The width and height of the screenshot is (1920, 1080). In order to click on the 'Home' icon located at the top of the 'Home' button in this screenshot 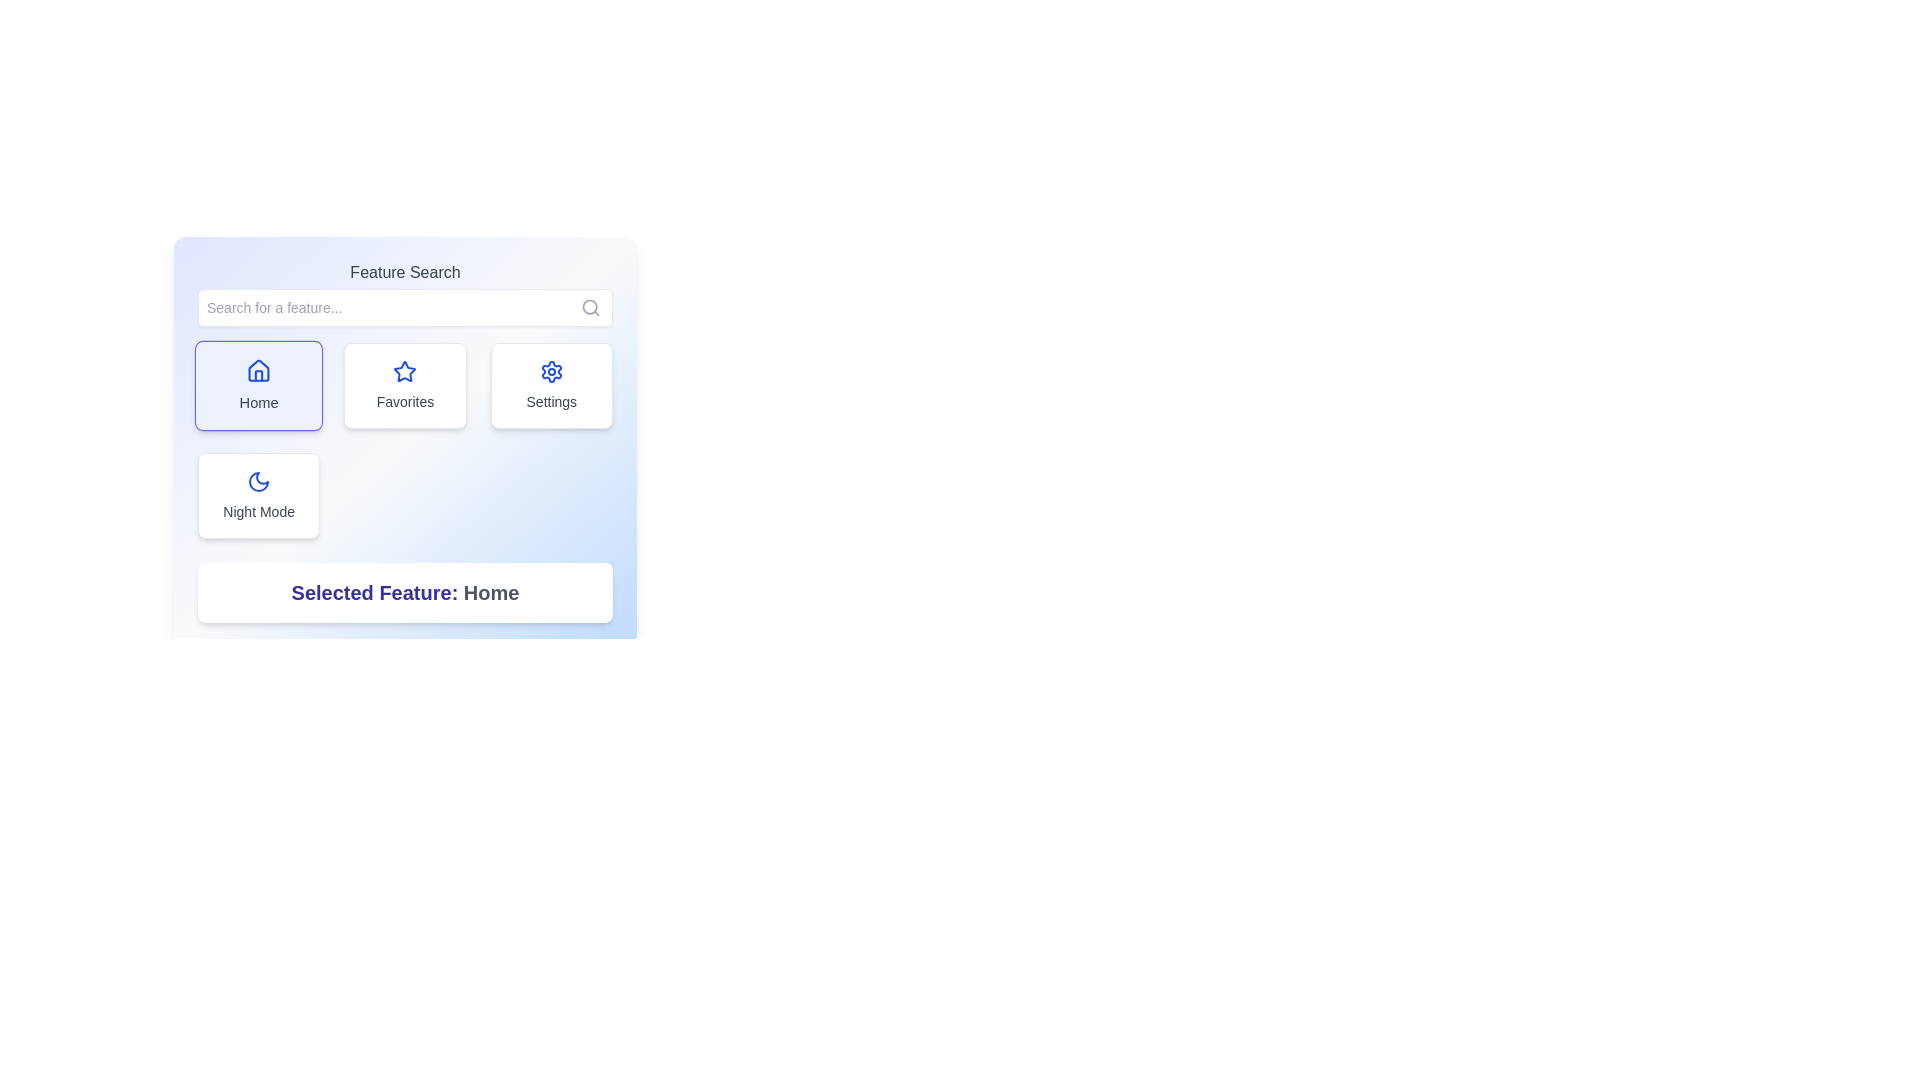, I will do `click(258, 371)`.